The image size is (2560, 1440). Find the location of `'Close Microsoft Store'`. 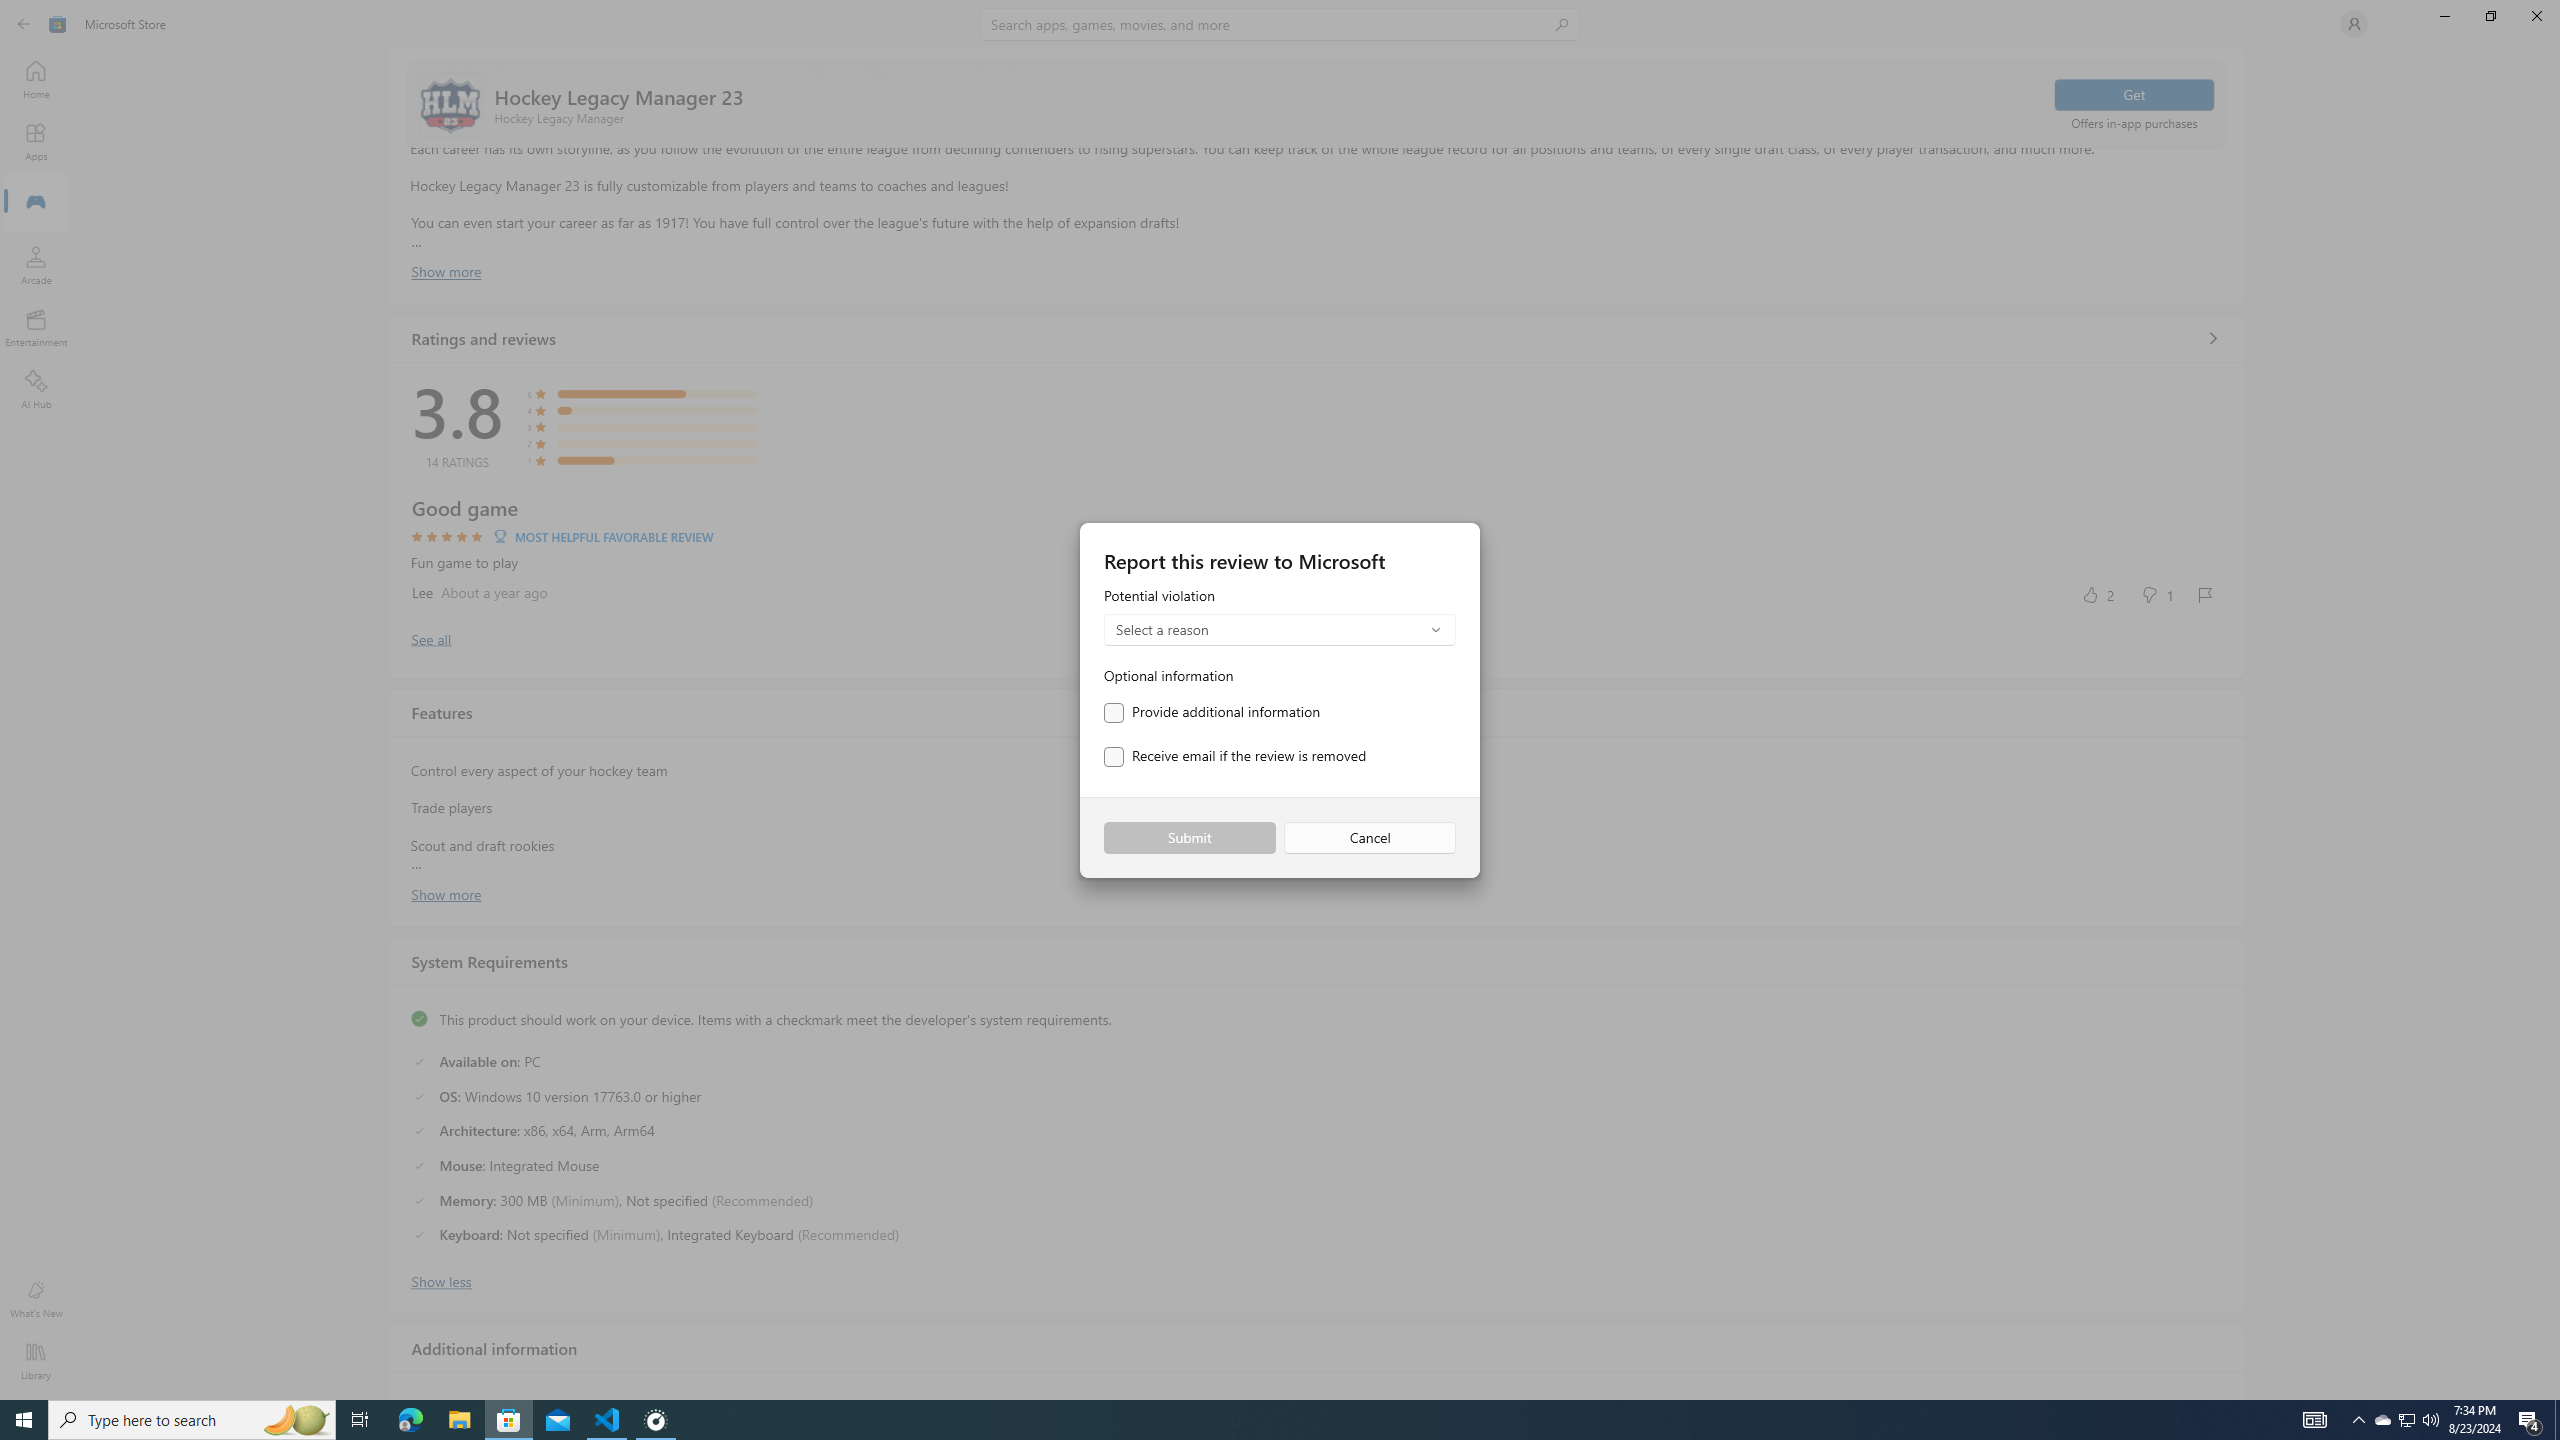

'Close Microsoft Store' is located at coordinates (2535, 15).